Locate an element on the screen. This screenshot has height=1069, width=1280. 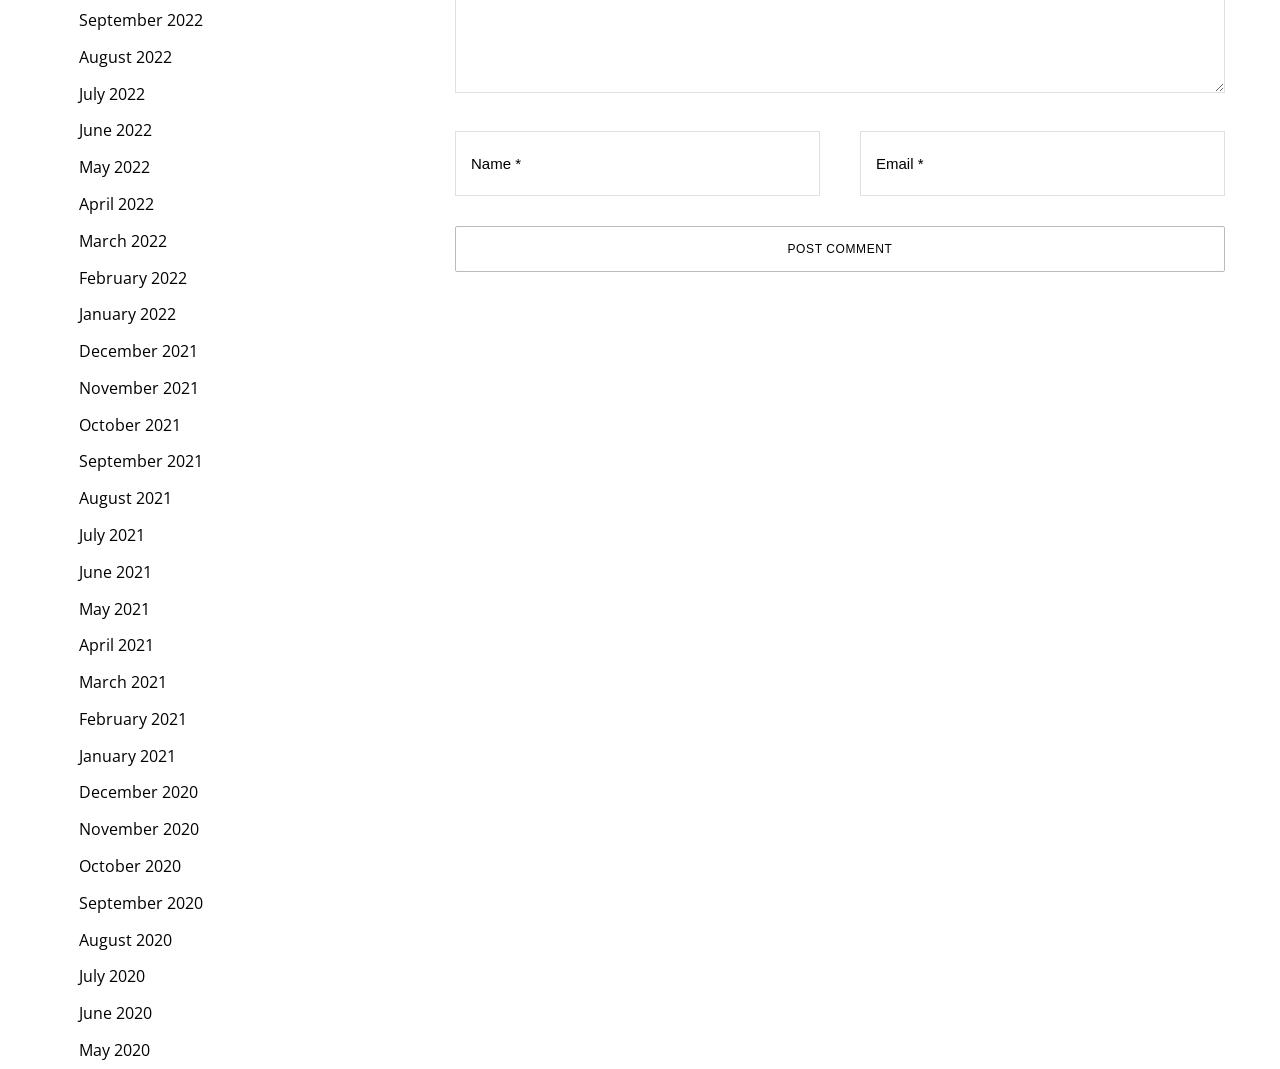
'July 2020' is located at coordinates (111, 975).